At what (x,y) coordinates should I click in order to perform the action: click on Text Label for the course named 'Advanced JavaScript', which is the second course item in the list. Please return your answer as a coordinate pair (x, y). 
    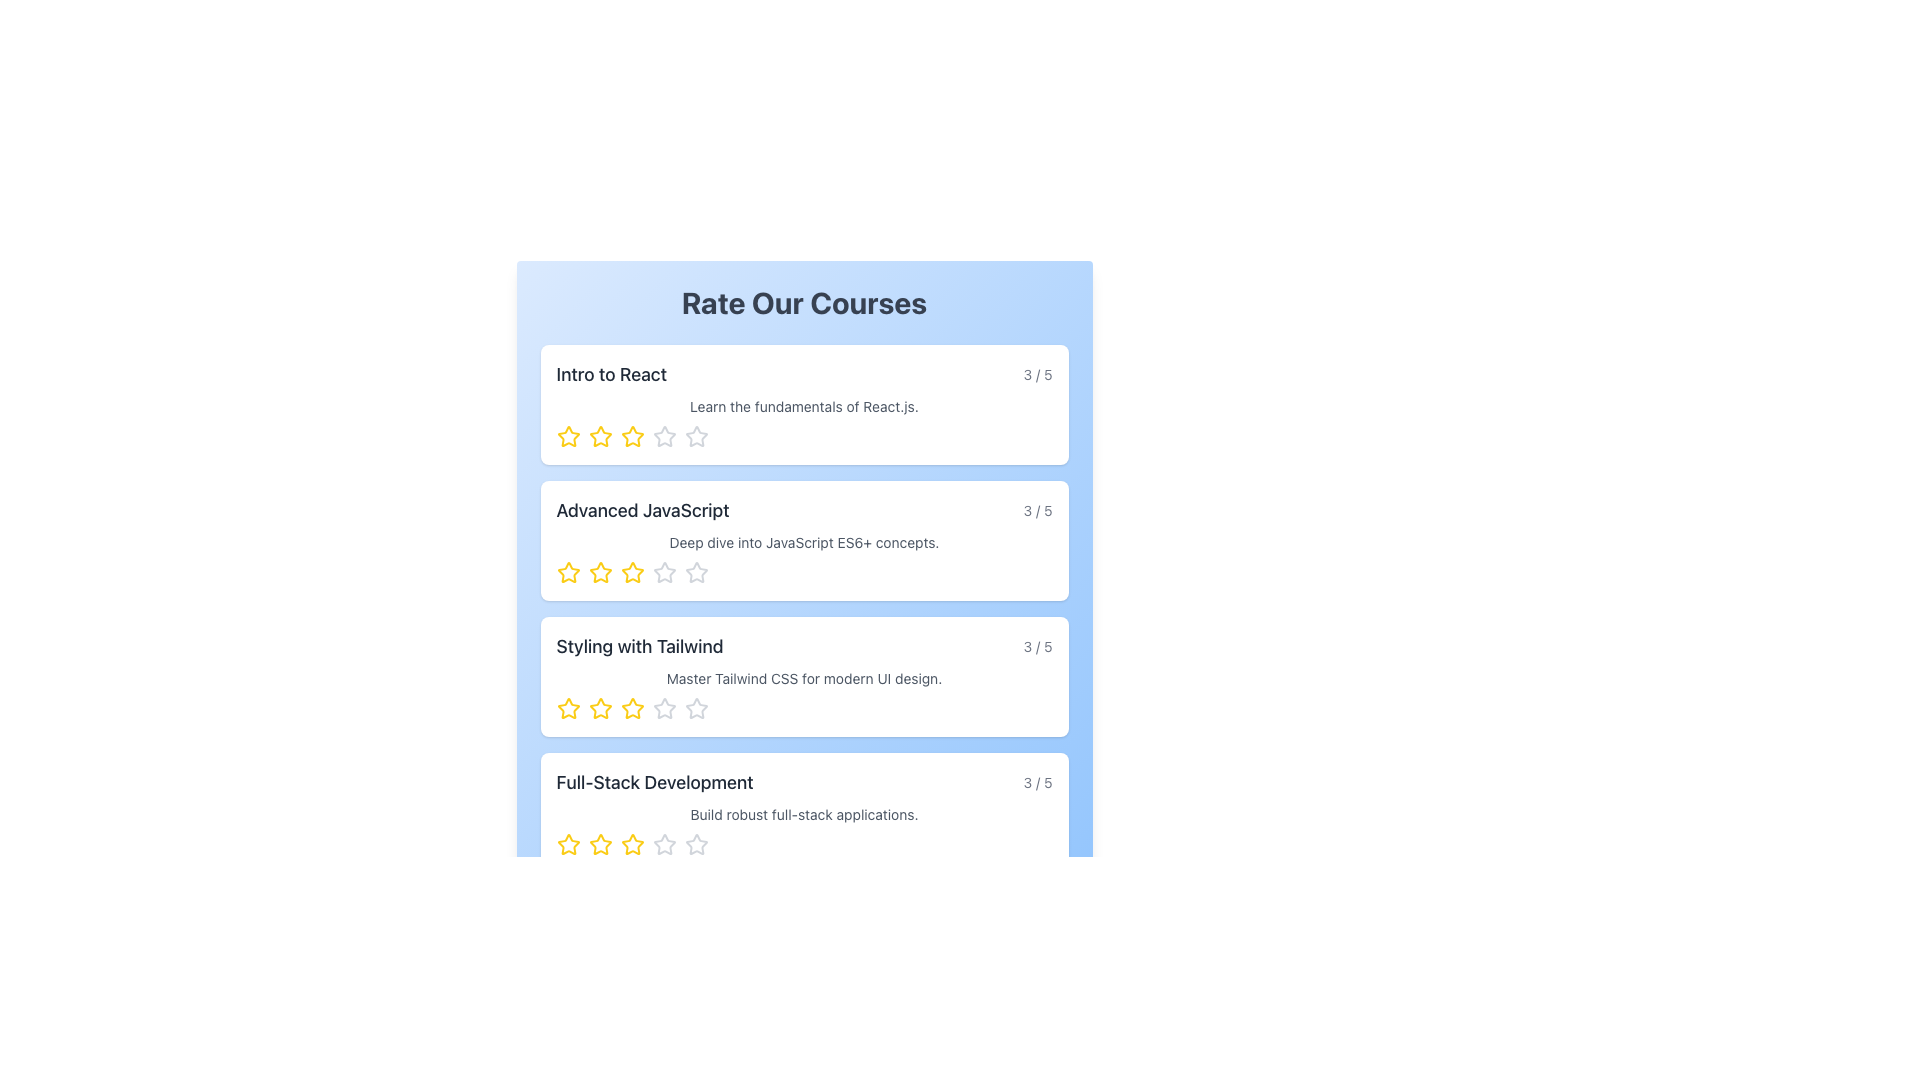
    Looking at the image, I should click on (643, 509).